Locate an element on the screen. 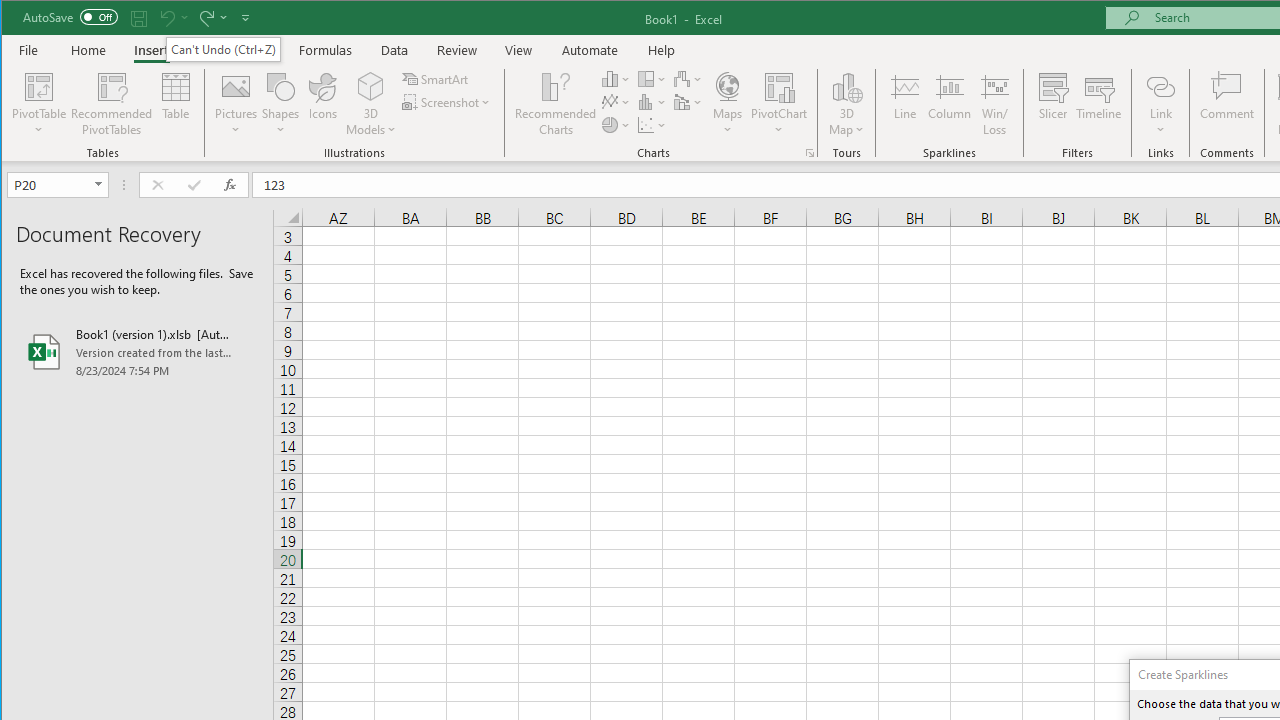 The image size is (1280, 720). 'Maps' is located at coordinates (726, 104).